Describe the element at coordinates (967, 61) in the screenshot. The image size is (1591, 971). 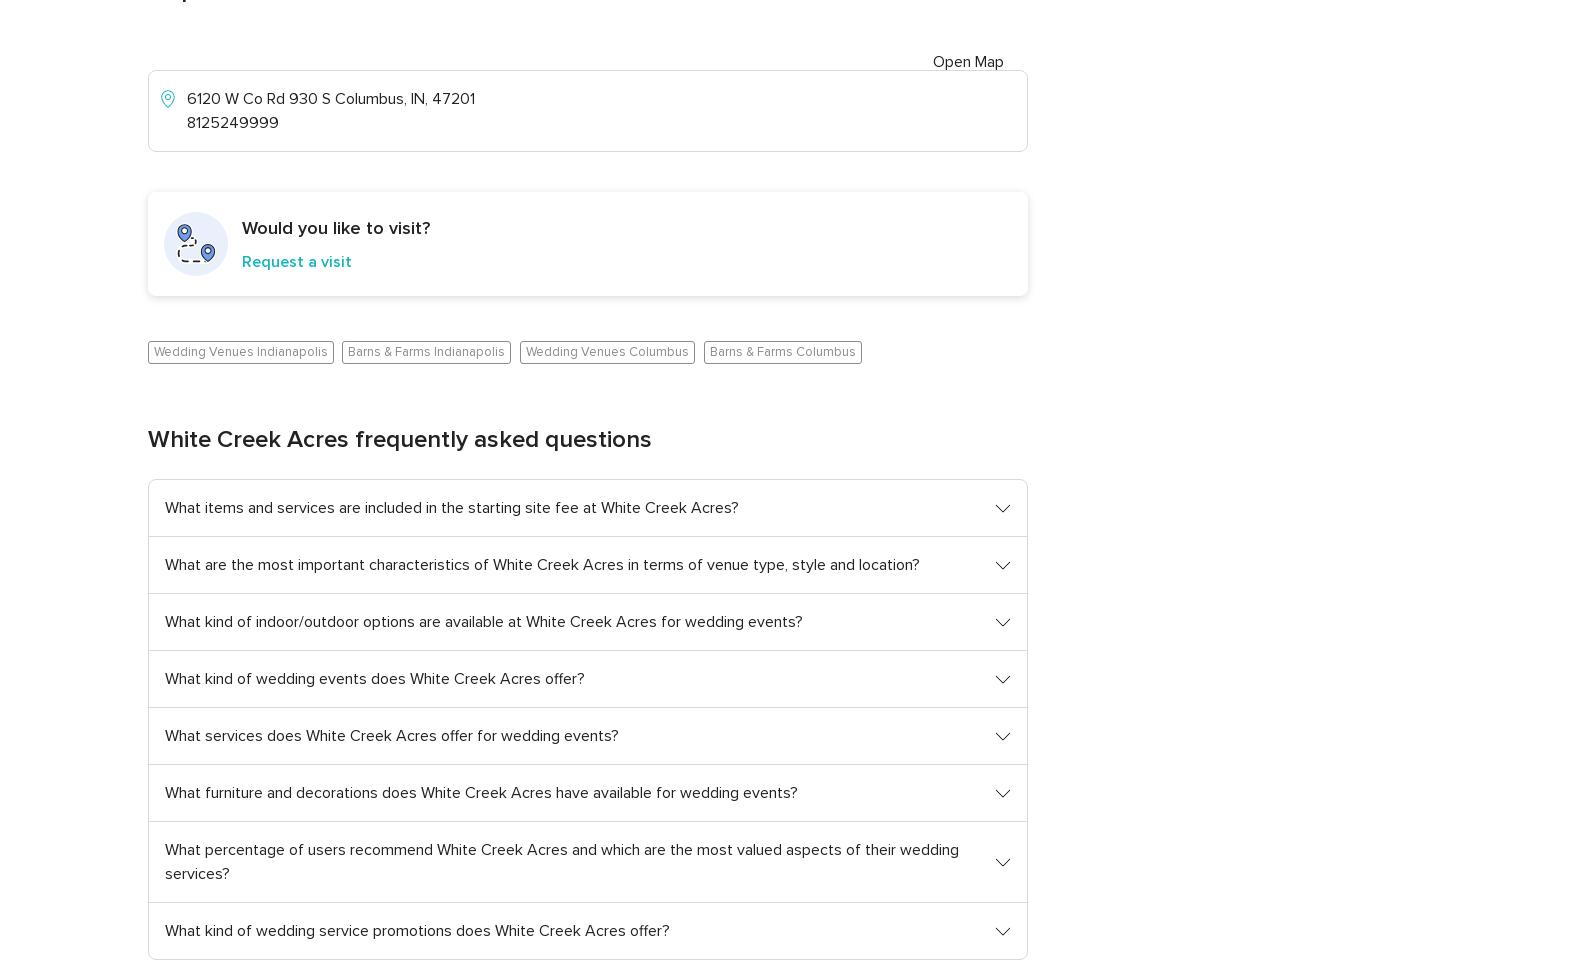
I see `'Open Map'` at that location.